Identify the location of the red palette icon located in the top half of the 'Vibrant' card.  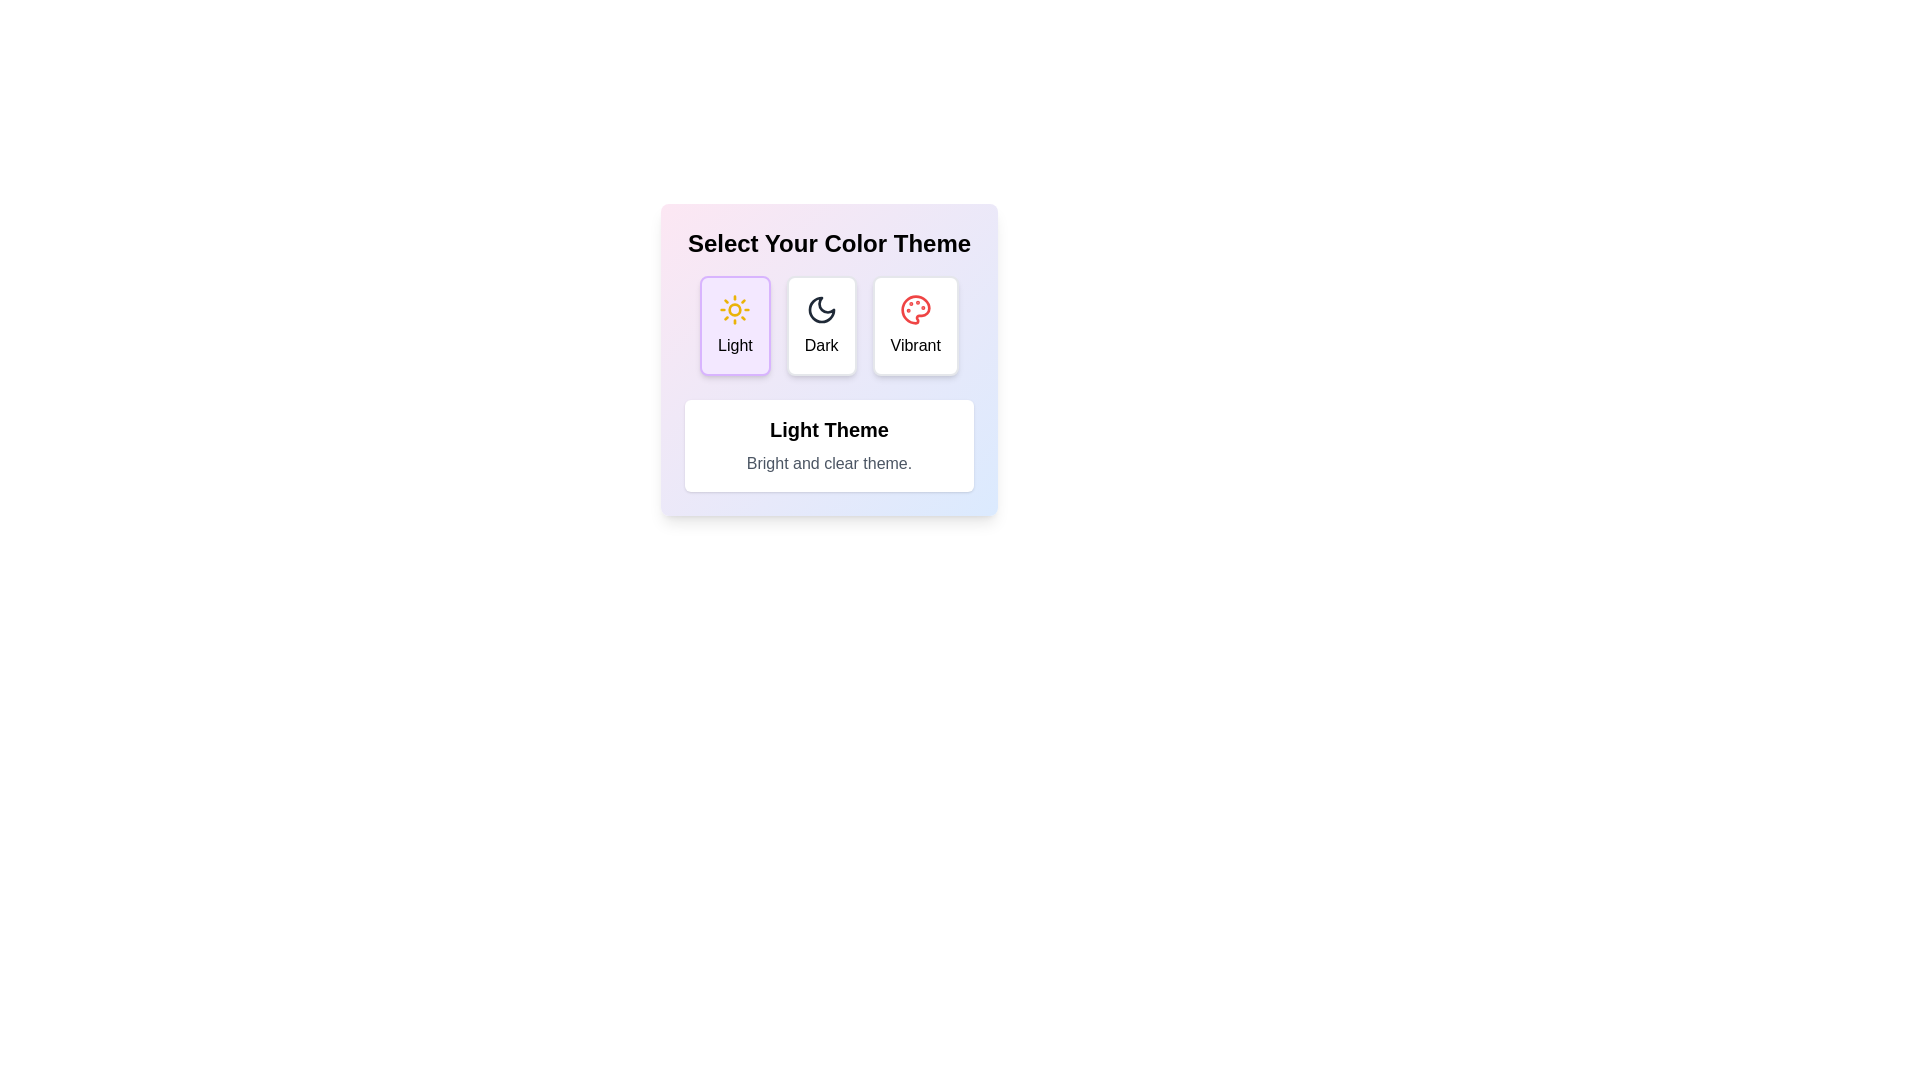
(914, 309).